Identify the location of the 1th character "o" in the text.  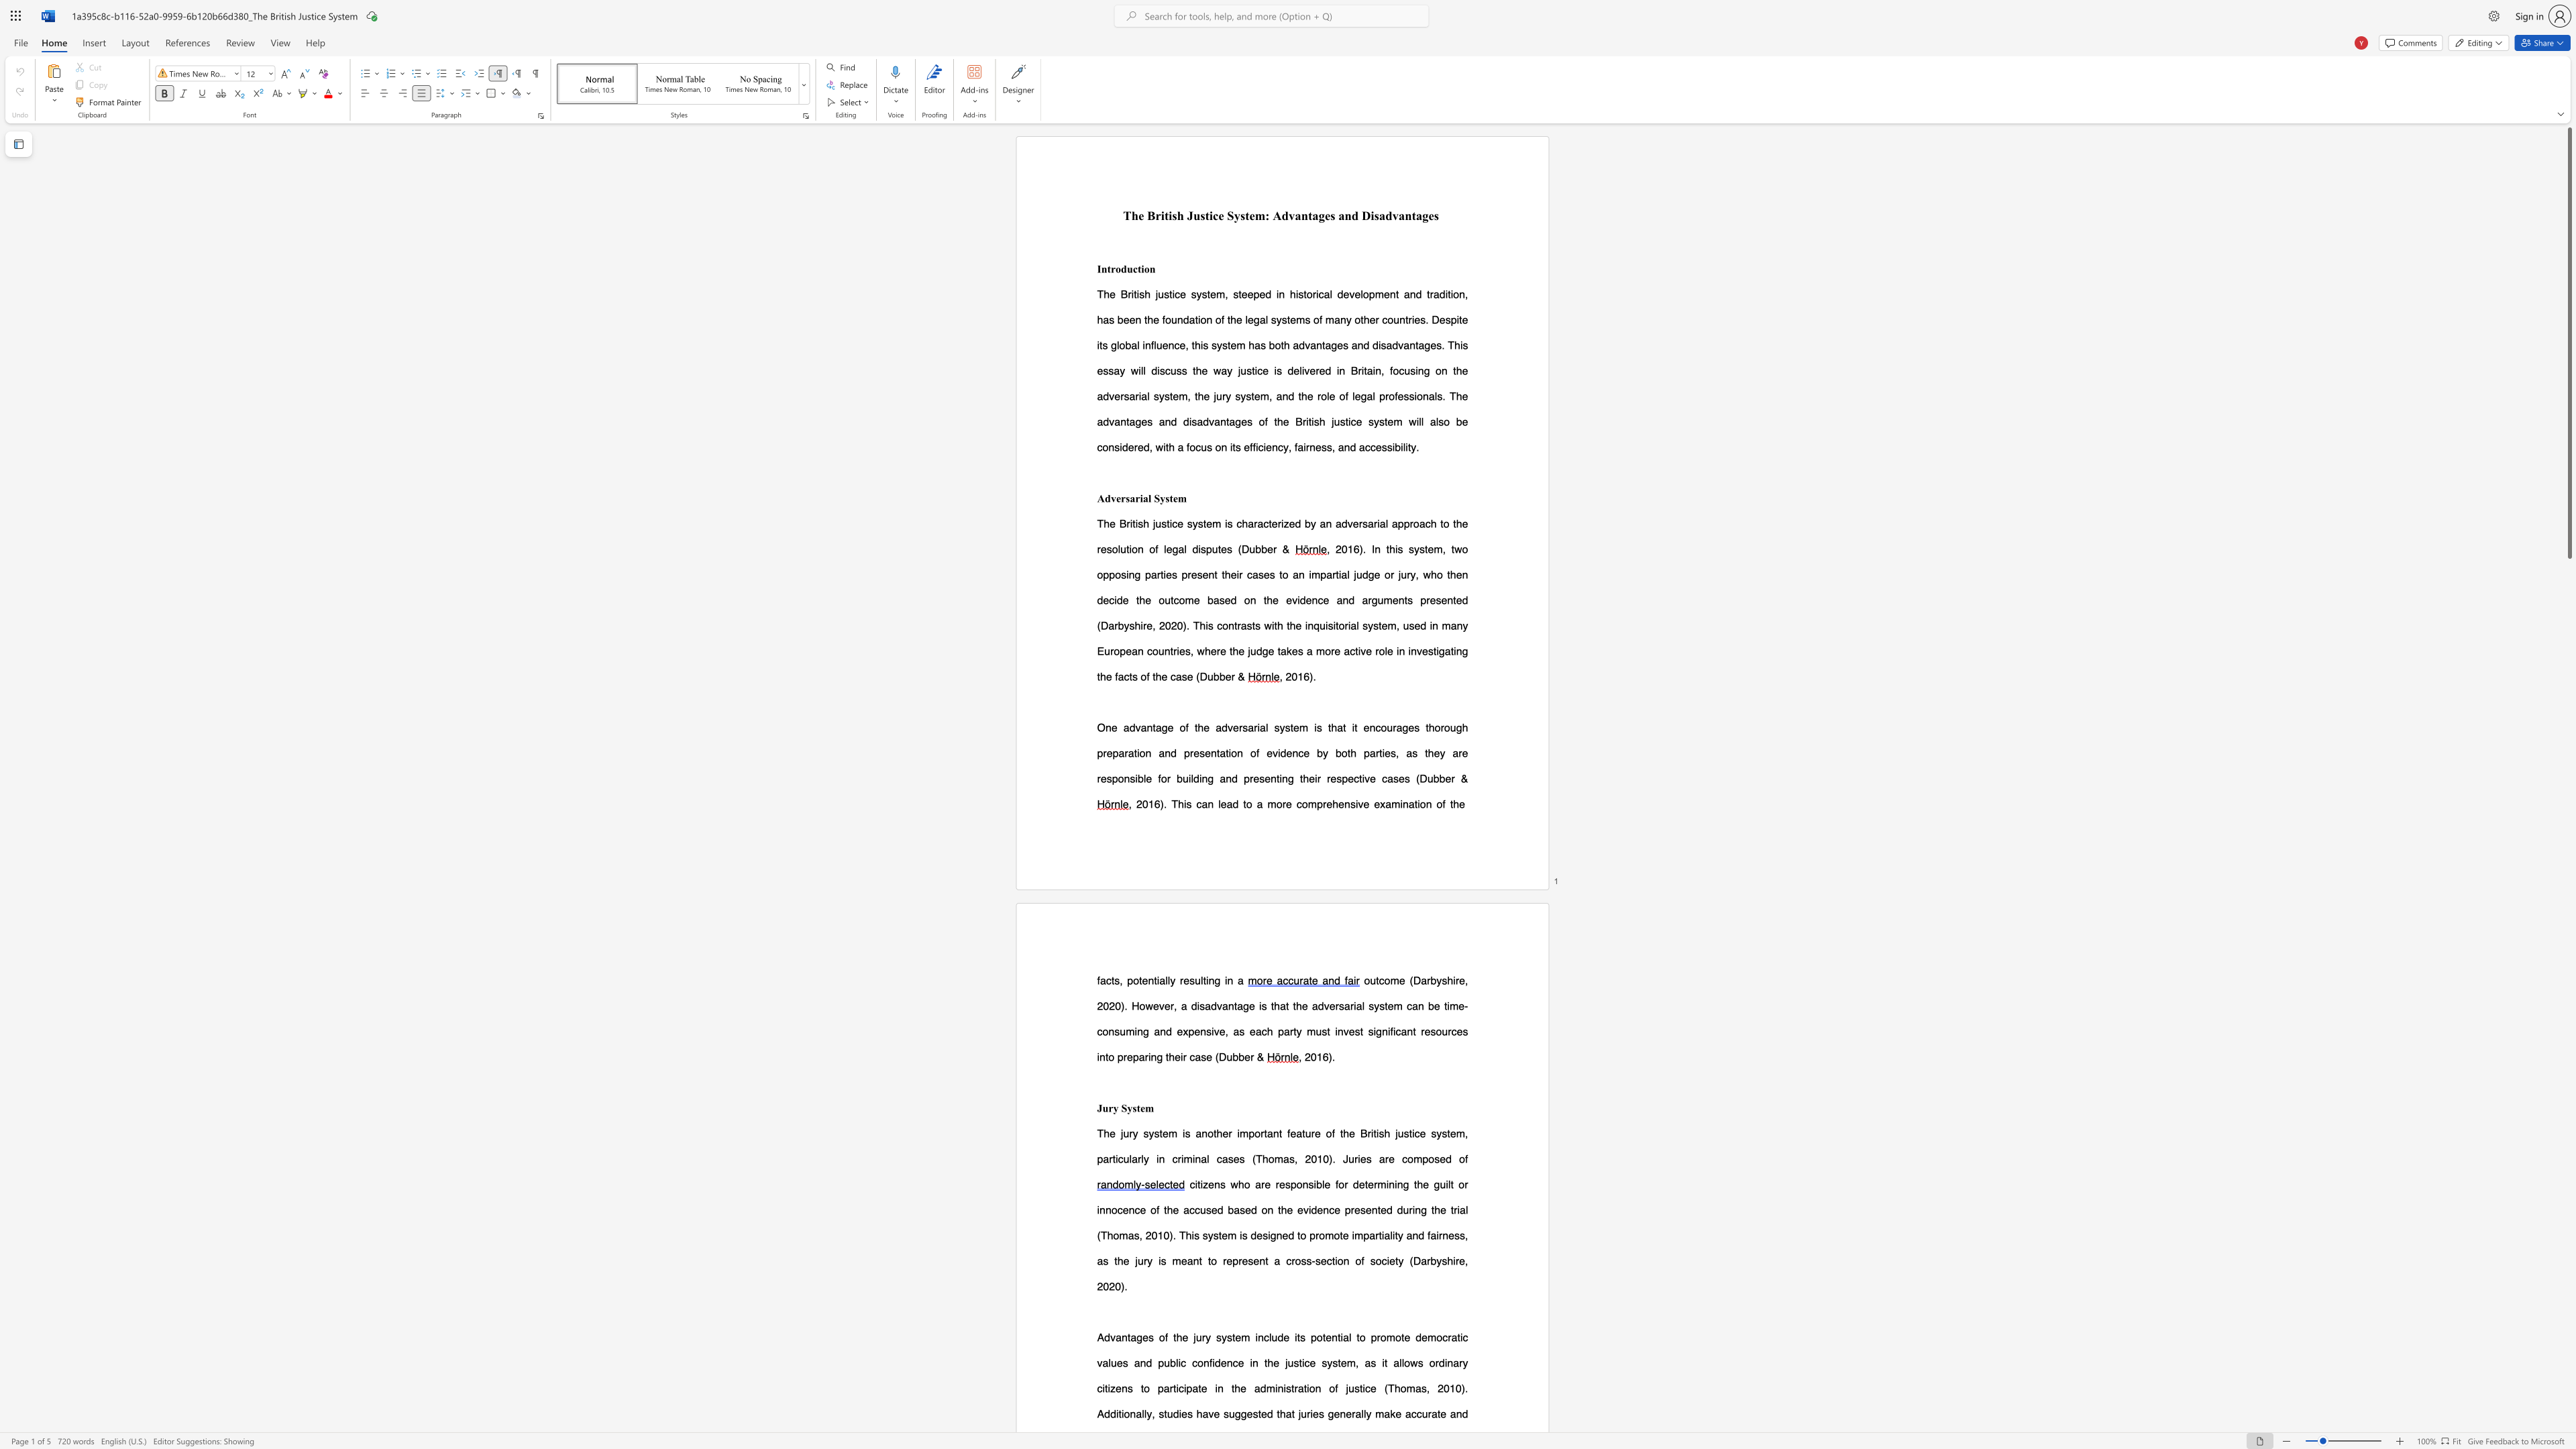
(1134, 979).